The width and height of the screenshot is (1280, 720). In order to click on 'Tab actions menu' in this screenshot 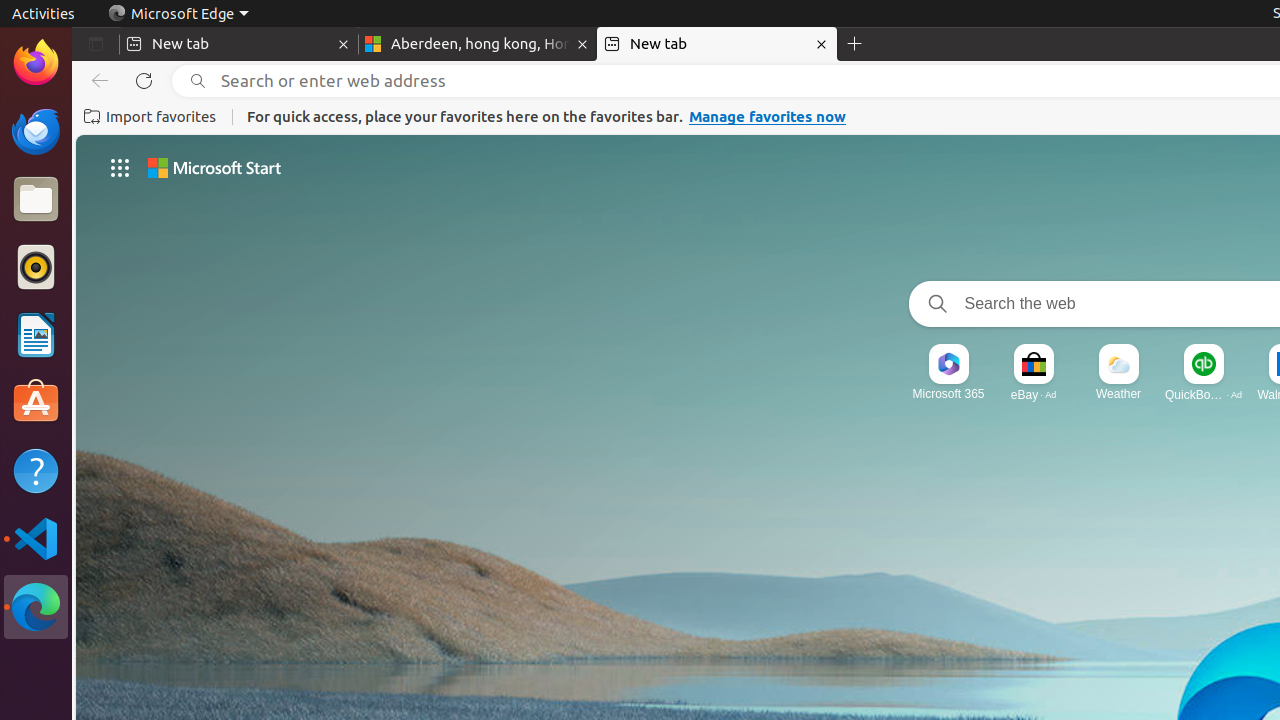, I will do `click(95, 43)`.